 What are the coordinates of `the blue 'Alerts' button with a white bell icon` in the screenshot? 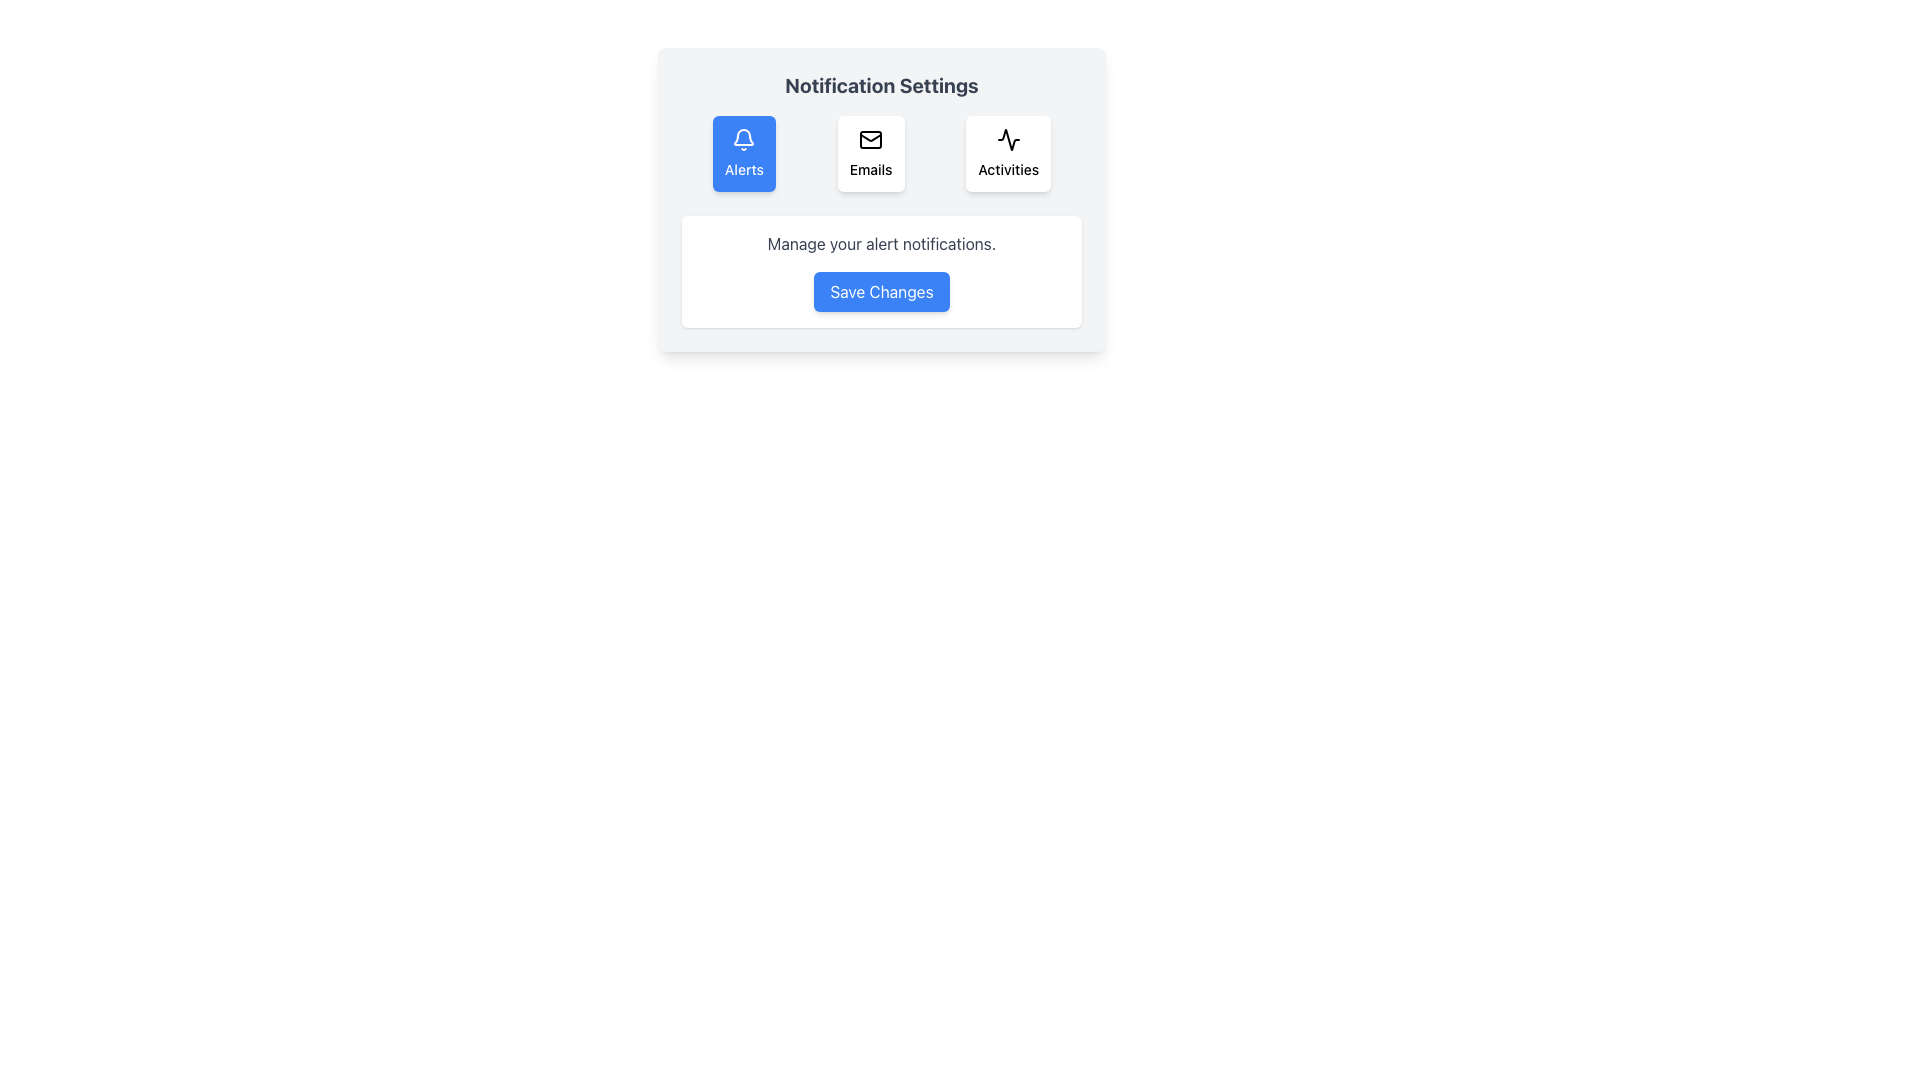 It's located at (743, 153).